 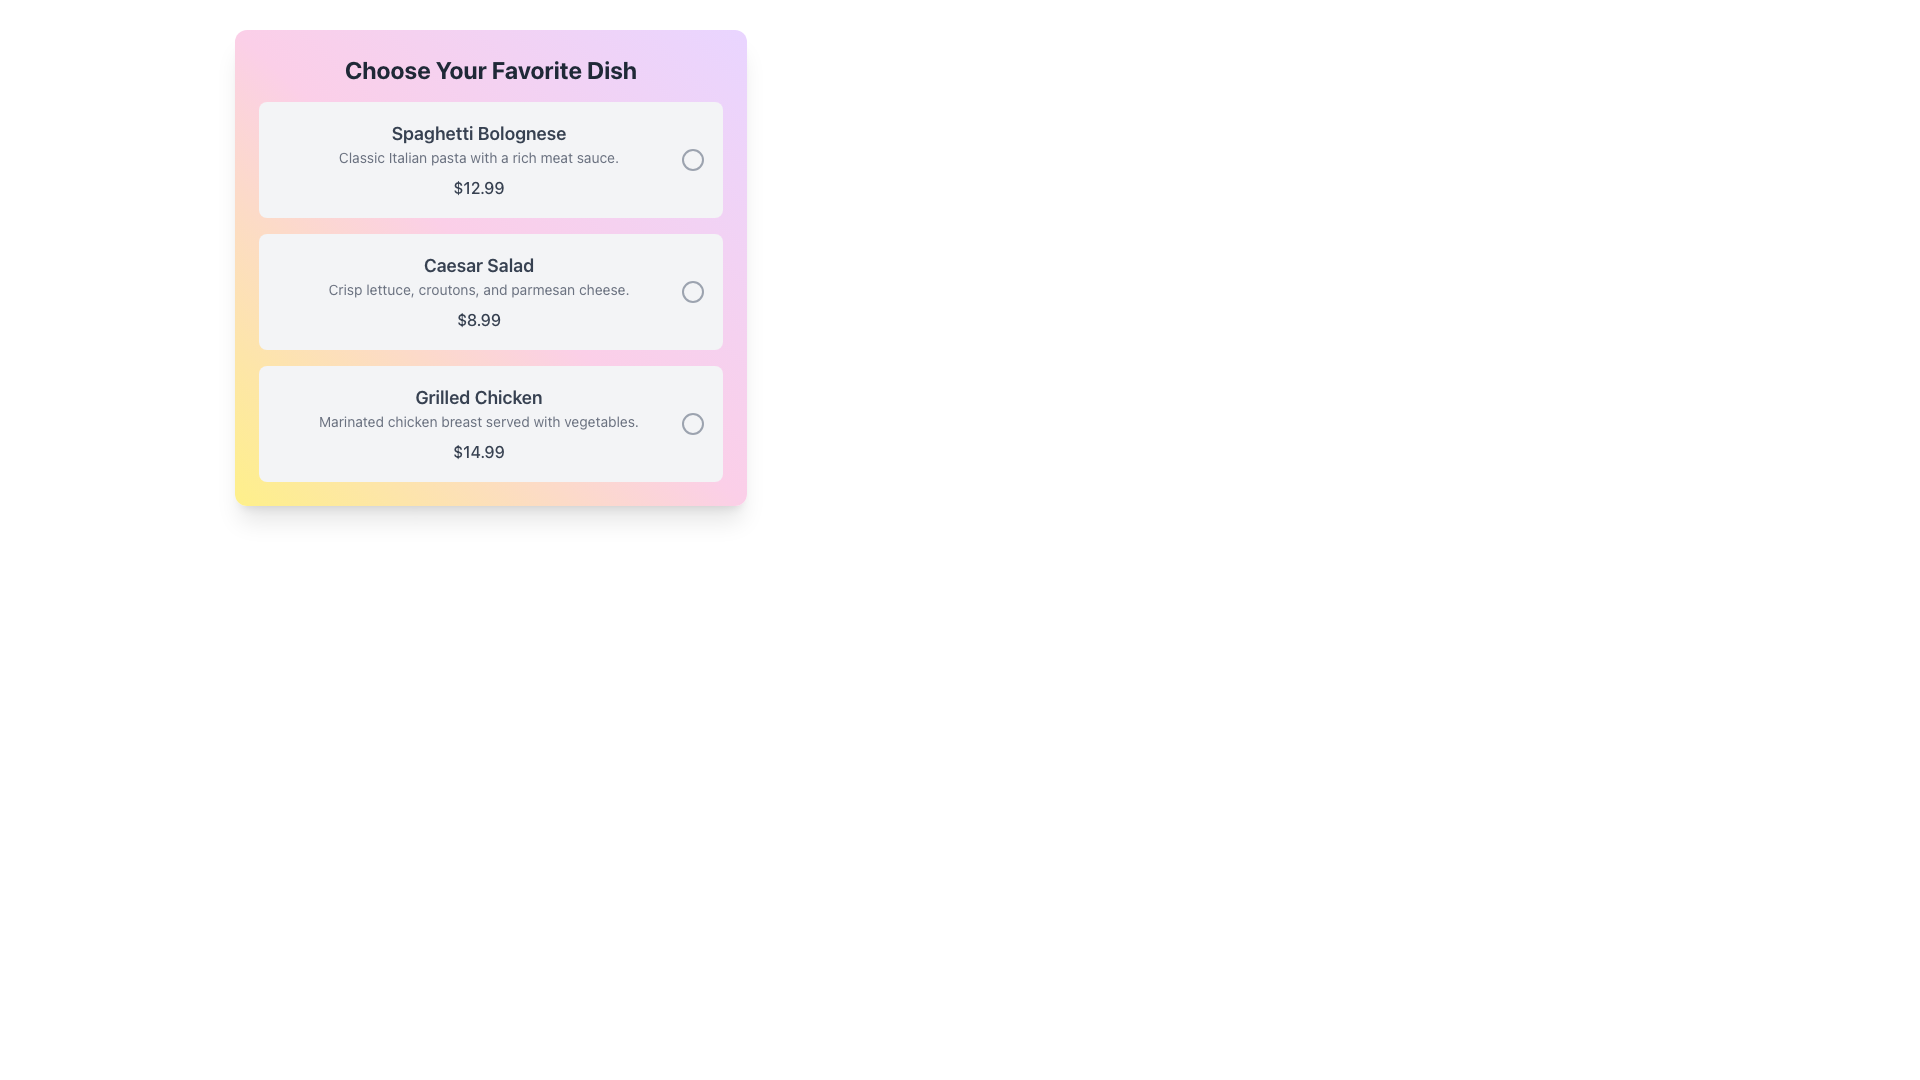 What do you see at coordinates (478, 188) in the screenshot?
I see `text label displaying '$12.99' which indicates the price of the first dish entry 'Spaghetti Bolognese'` at bounding box center [478, 188].